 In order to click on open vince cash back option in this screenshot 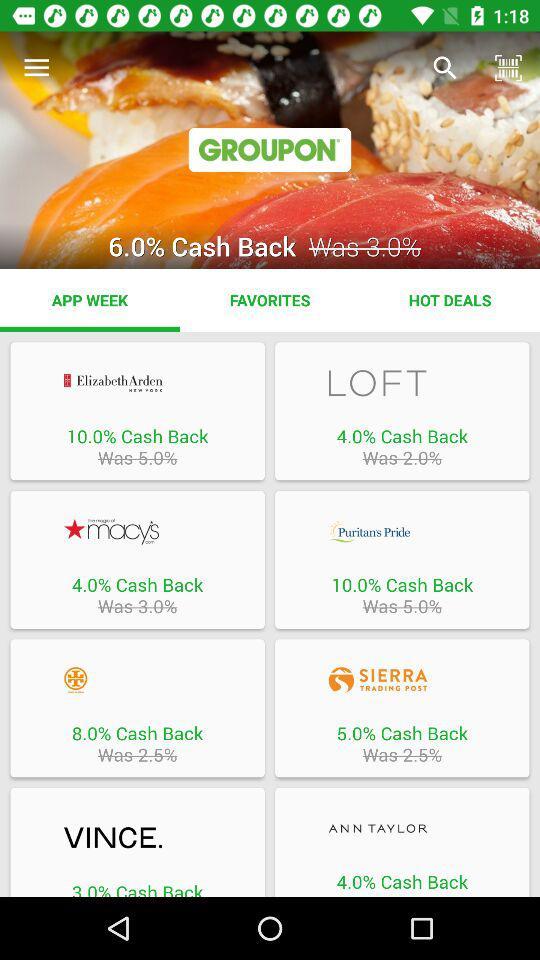, I will do `click(136, 839)`.